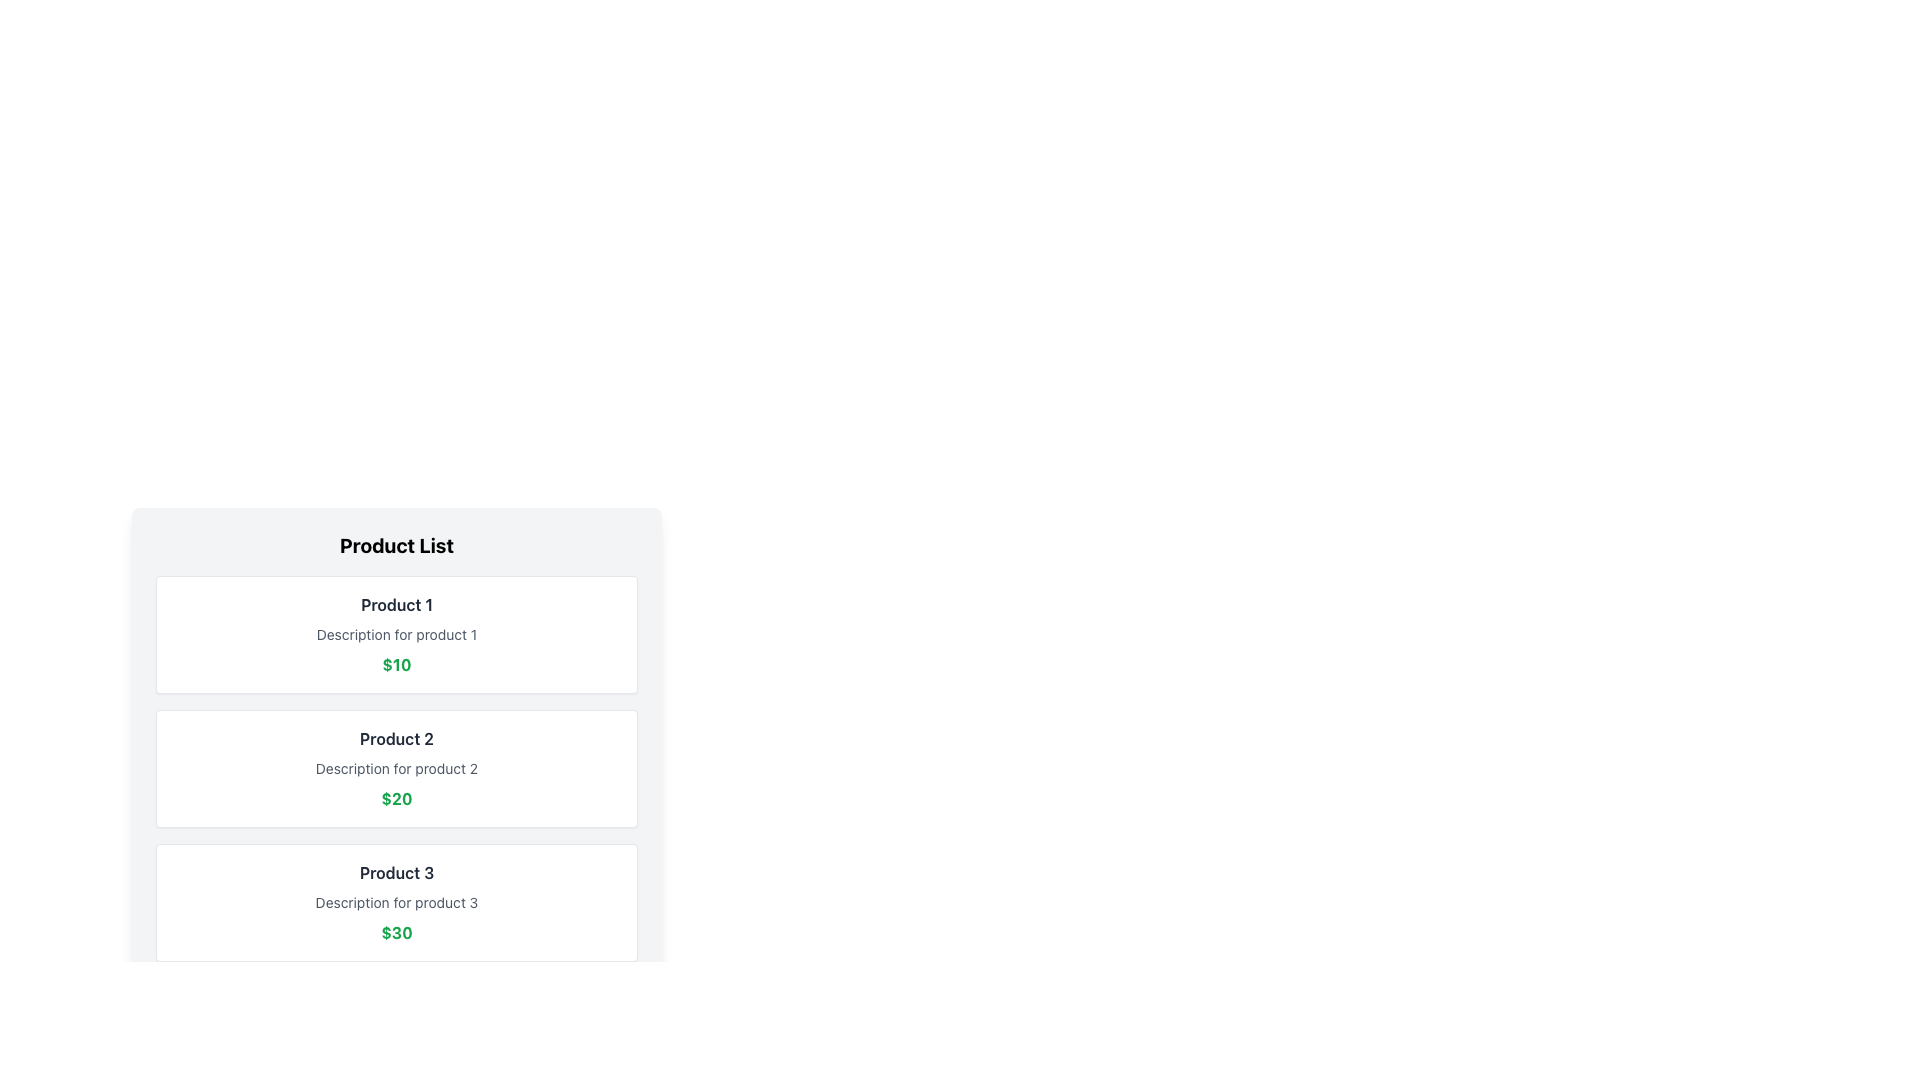 The width and height of the screenshot is (1920, 1080). What do you see at coordinates (397, 546) in the screenshot?
I see `the header text label that indicates the content or purpose of the product list, positioned directly above the product details` at bounding box center [397, 546].